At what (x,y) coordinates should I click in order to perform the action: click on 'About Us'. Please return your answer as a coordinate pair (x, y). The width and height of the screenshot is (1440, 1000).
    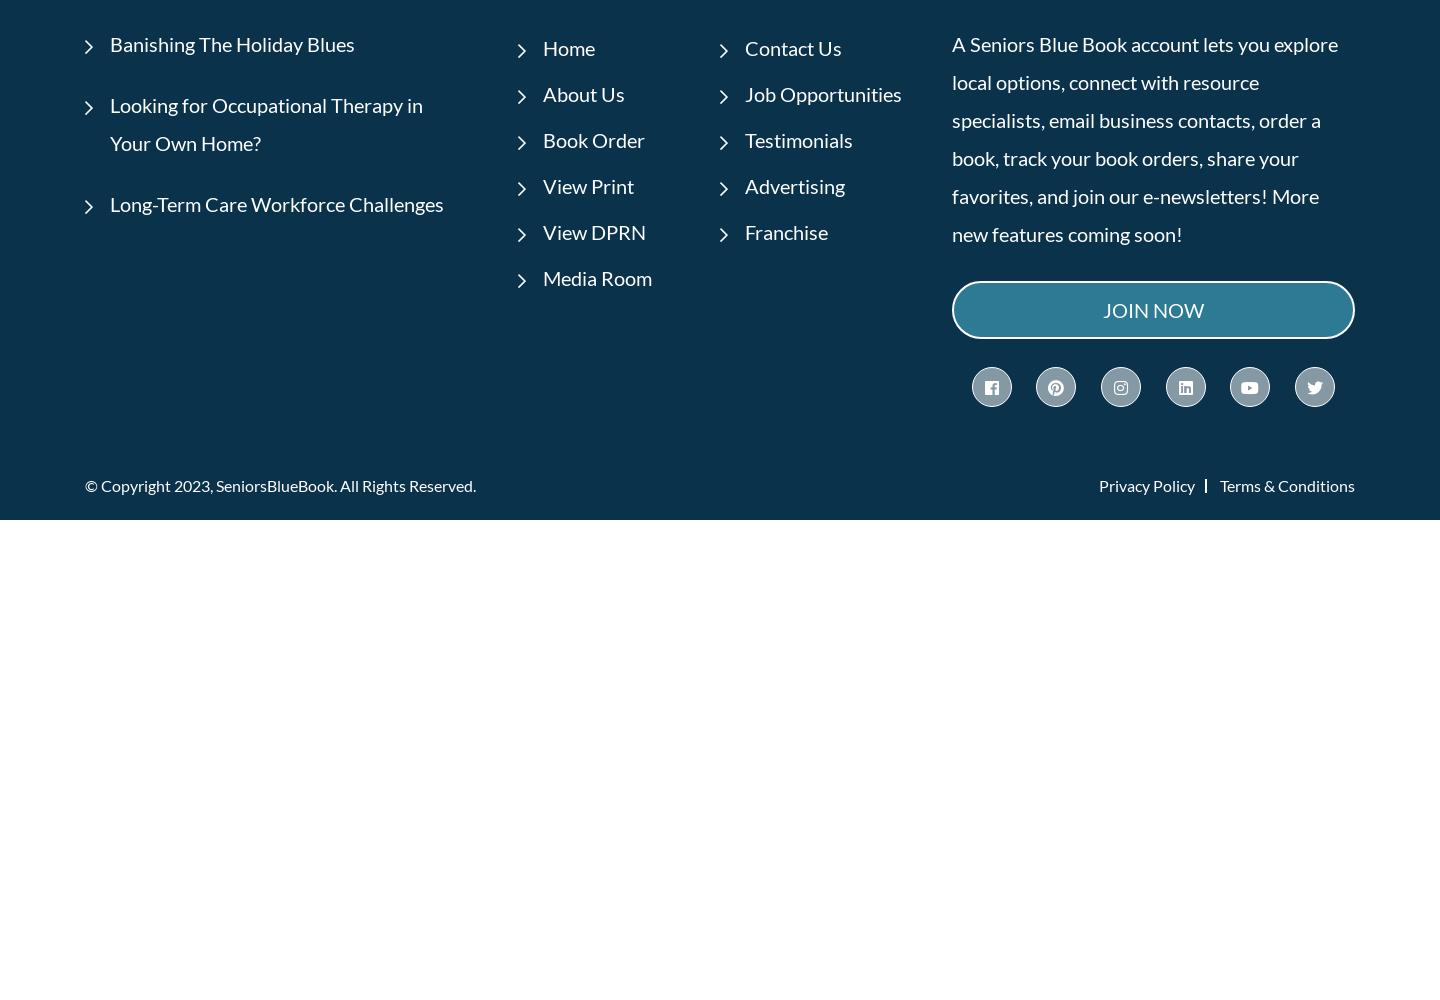
    Looking at the image, I should click on (584, 92).